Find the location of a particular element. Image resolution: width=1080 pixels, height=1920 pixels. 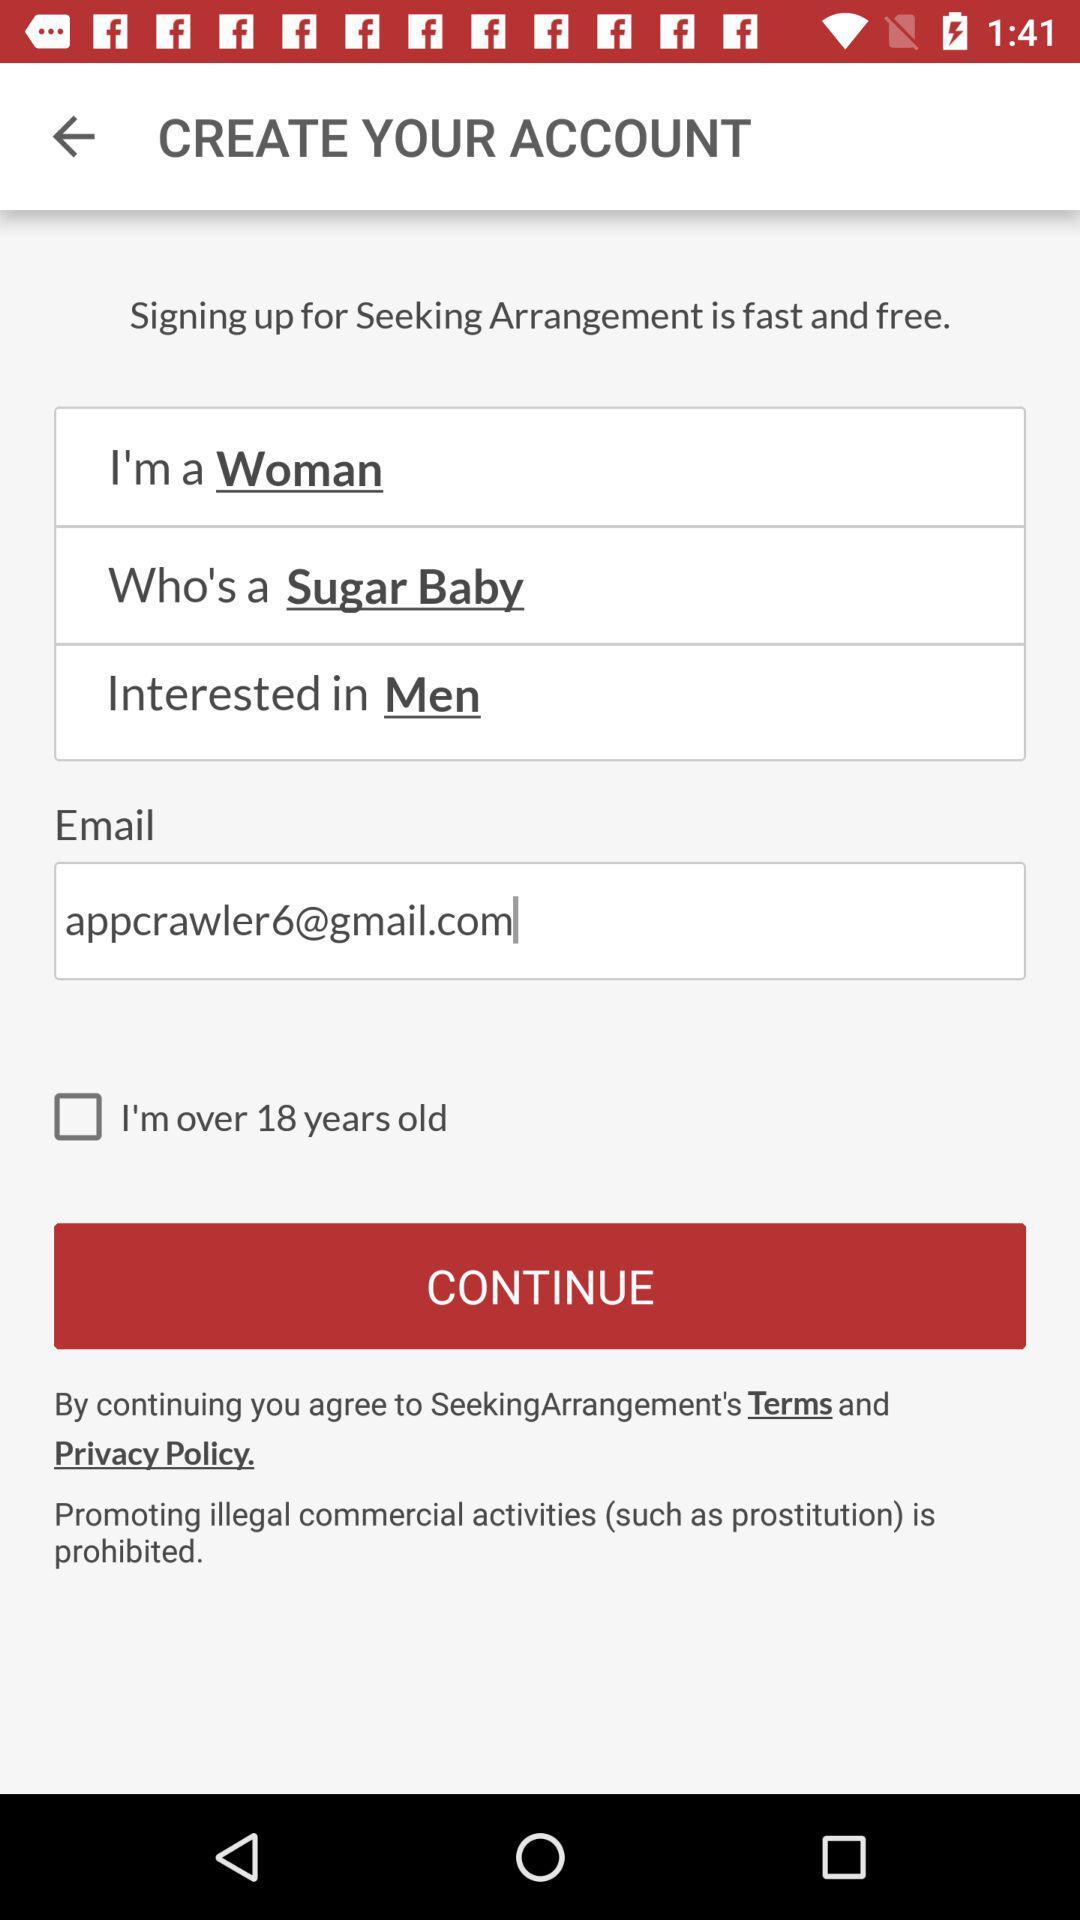

by continuing you item is located at coordinates (398, 1401).